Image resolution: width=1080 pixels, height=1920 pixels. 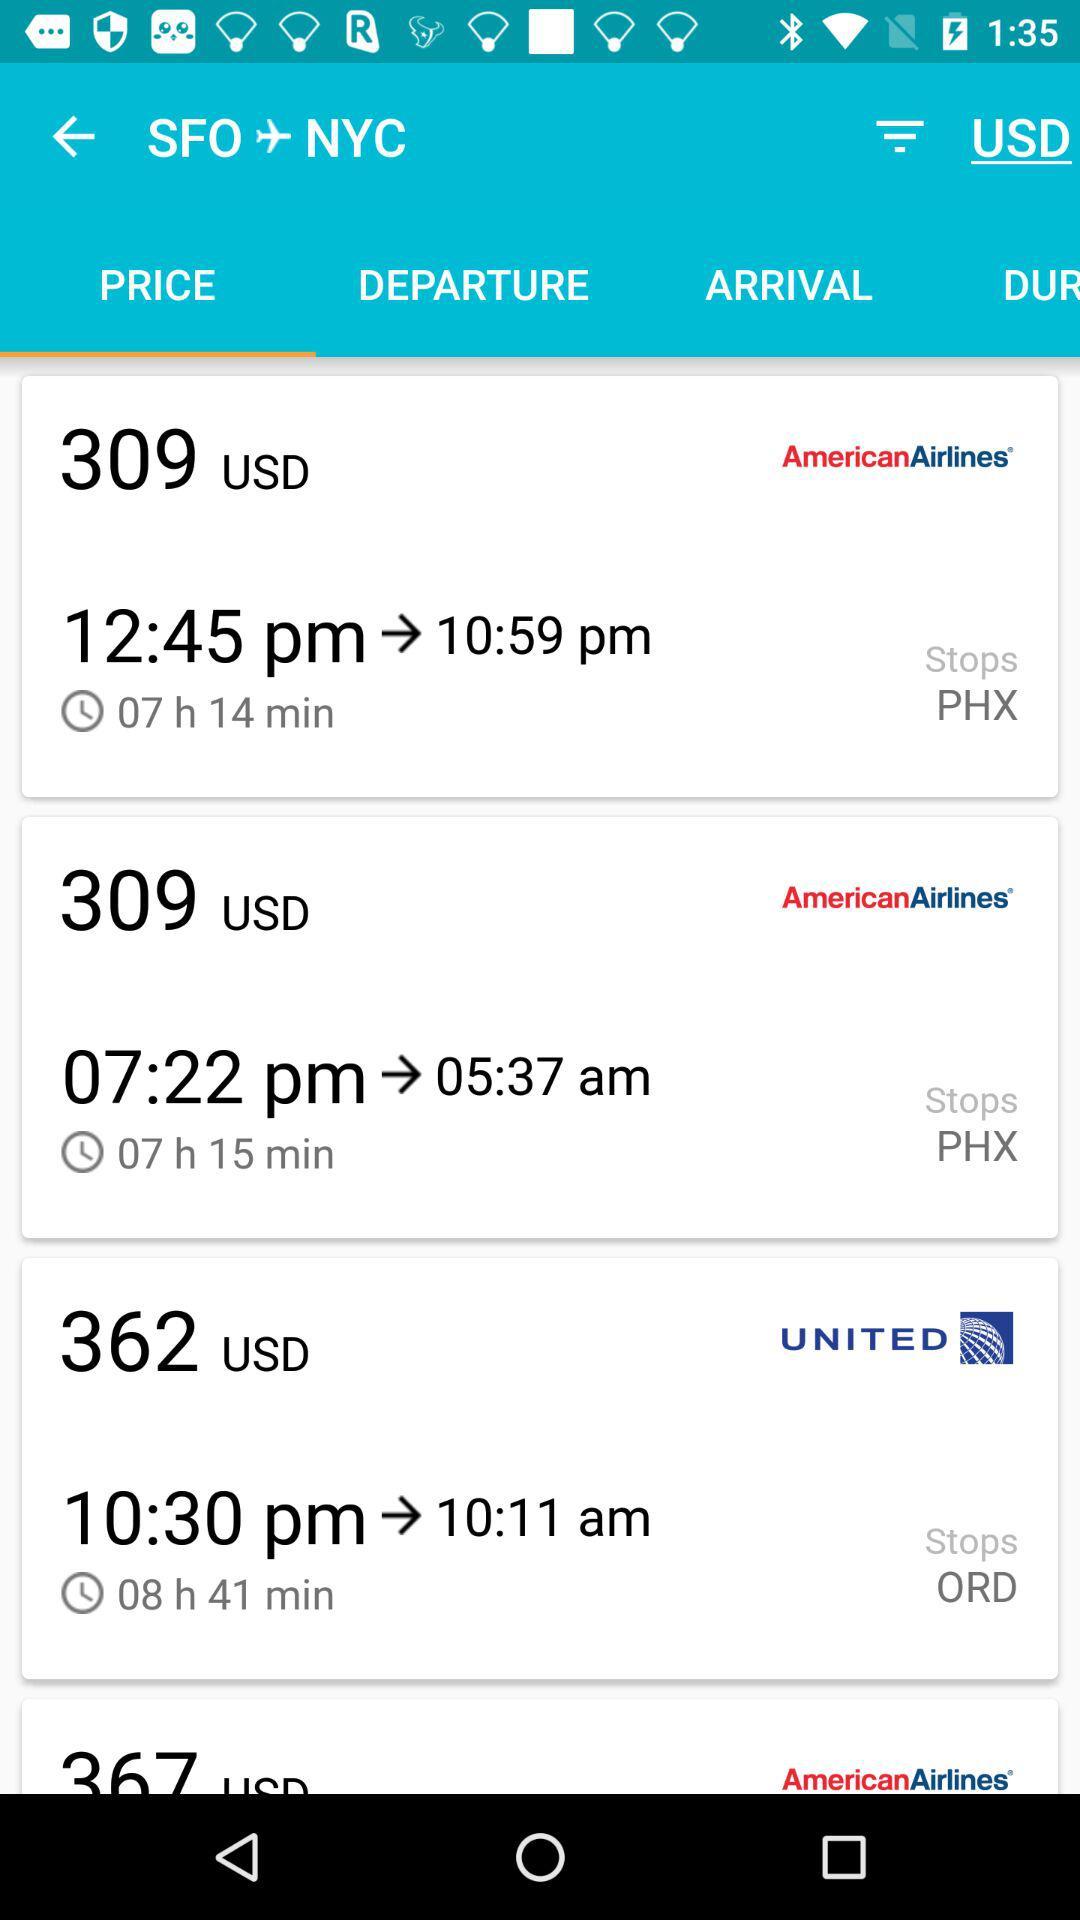 I want to click on icon next to the sfo item, so click(x=72, y=135).